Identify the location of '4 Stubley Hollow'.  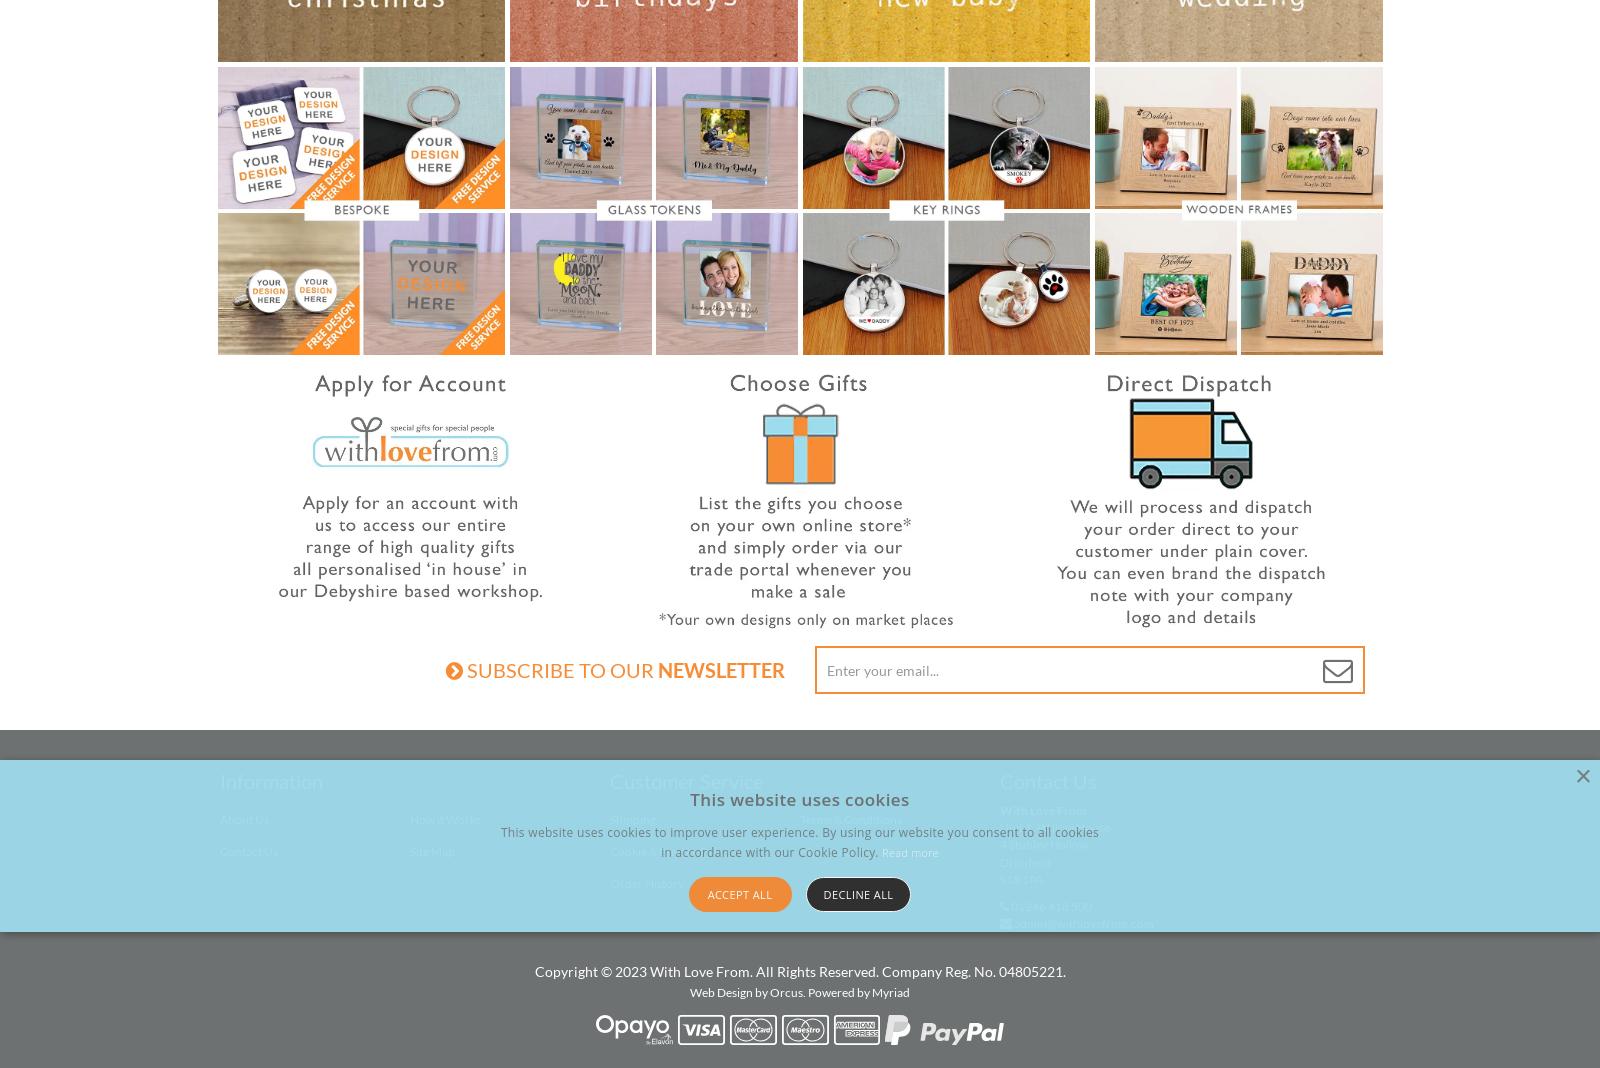
(1044, 843).